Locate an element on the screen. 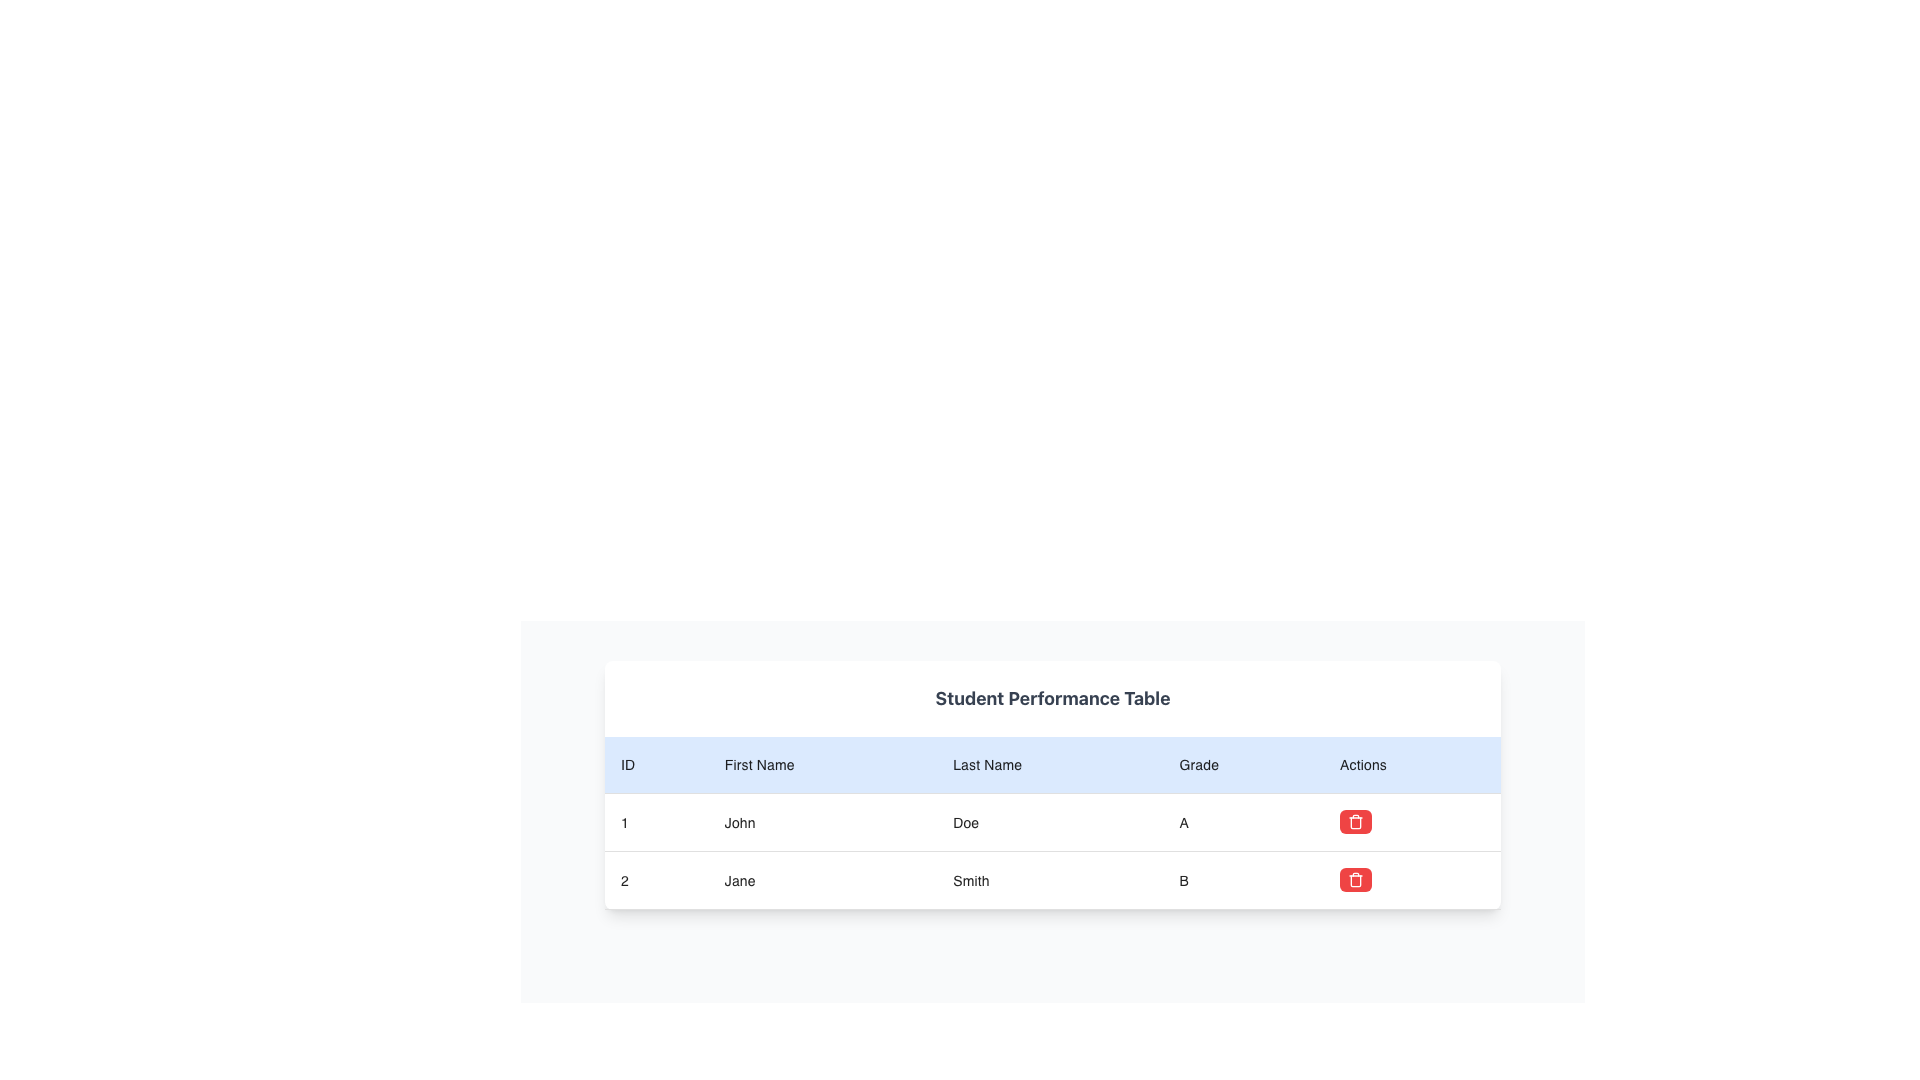  the trash can icon located in the 'Actions' column of the second row within a red button by is located at coordinates (1356, 878).